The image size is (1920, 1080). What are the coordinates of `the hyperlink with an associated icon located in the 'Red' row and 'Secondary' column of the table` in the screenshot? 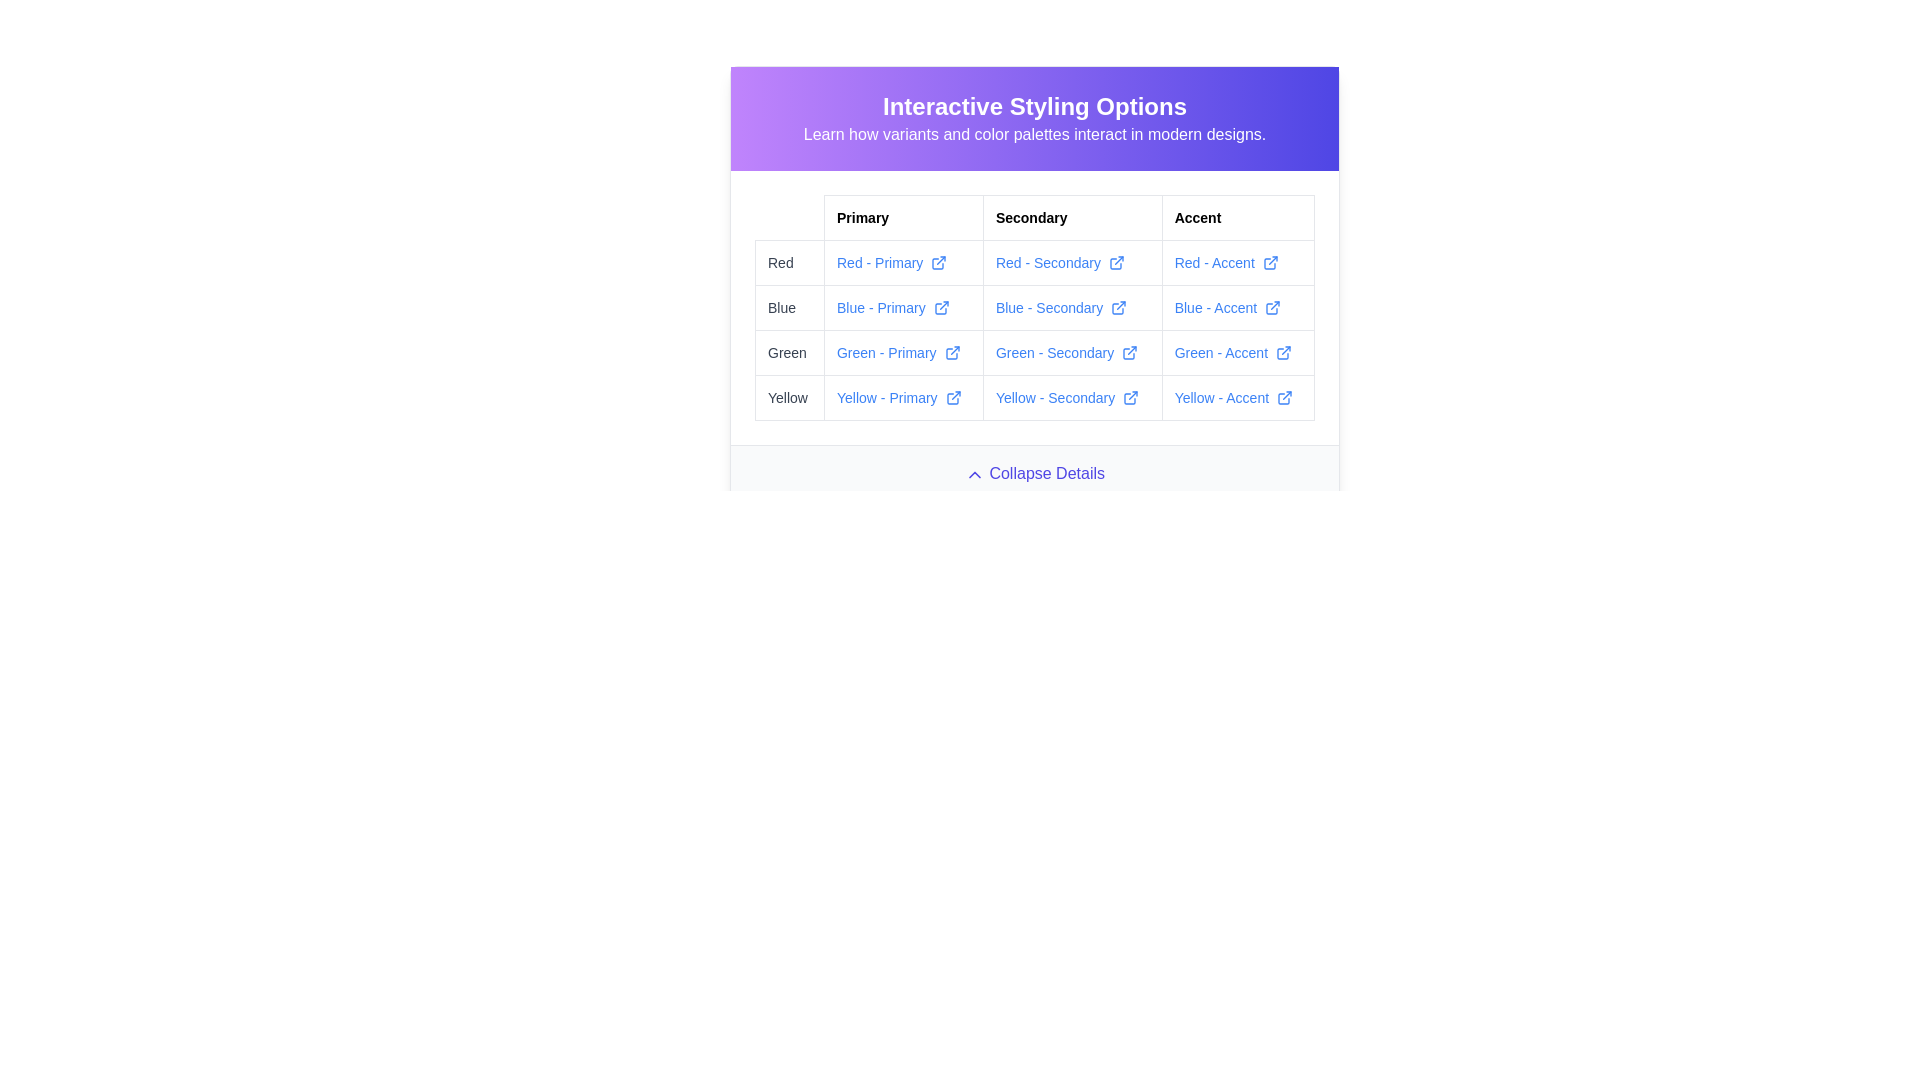 It's located at (1035, 261).